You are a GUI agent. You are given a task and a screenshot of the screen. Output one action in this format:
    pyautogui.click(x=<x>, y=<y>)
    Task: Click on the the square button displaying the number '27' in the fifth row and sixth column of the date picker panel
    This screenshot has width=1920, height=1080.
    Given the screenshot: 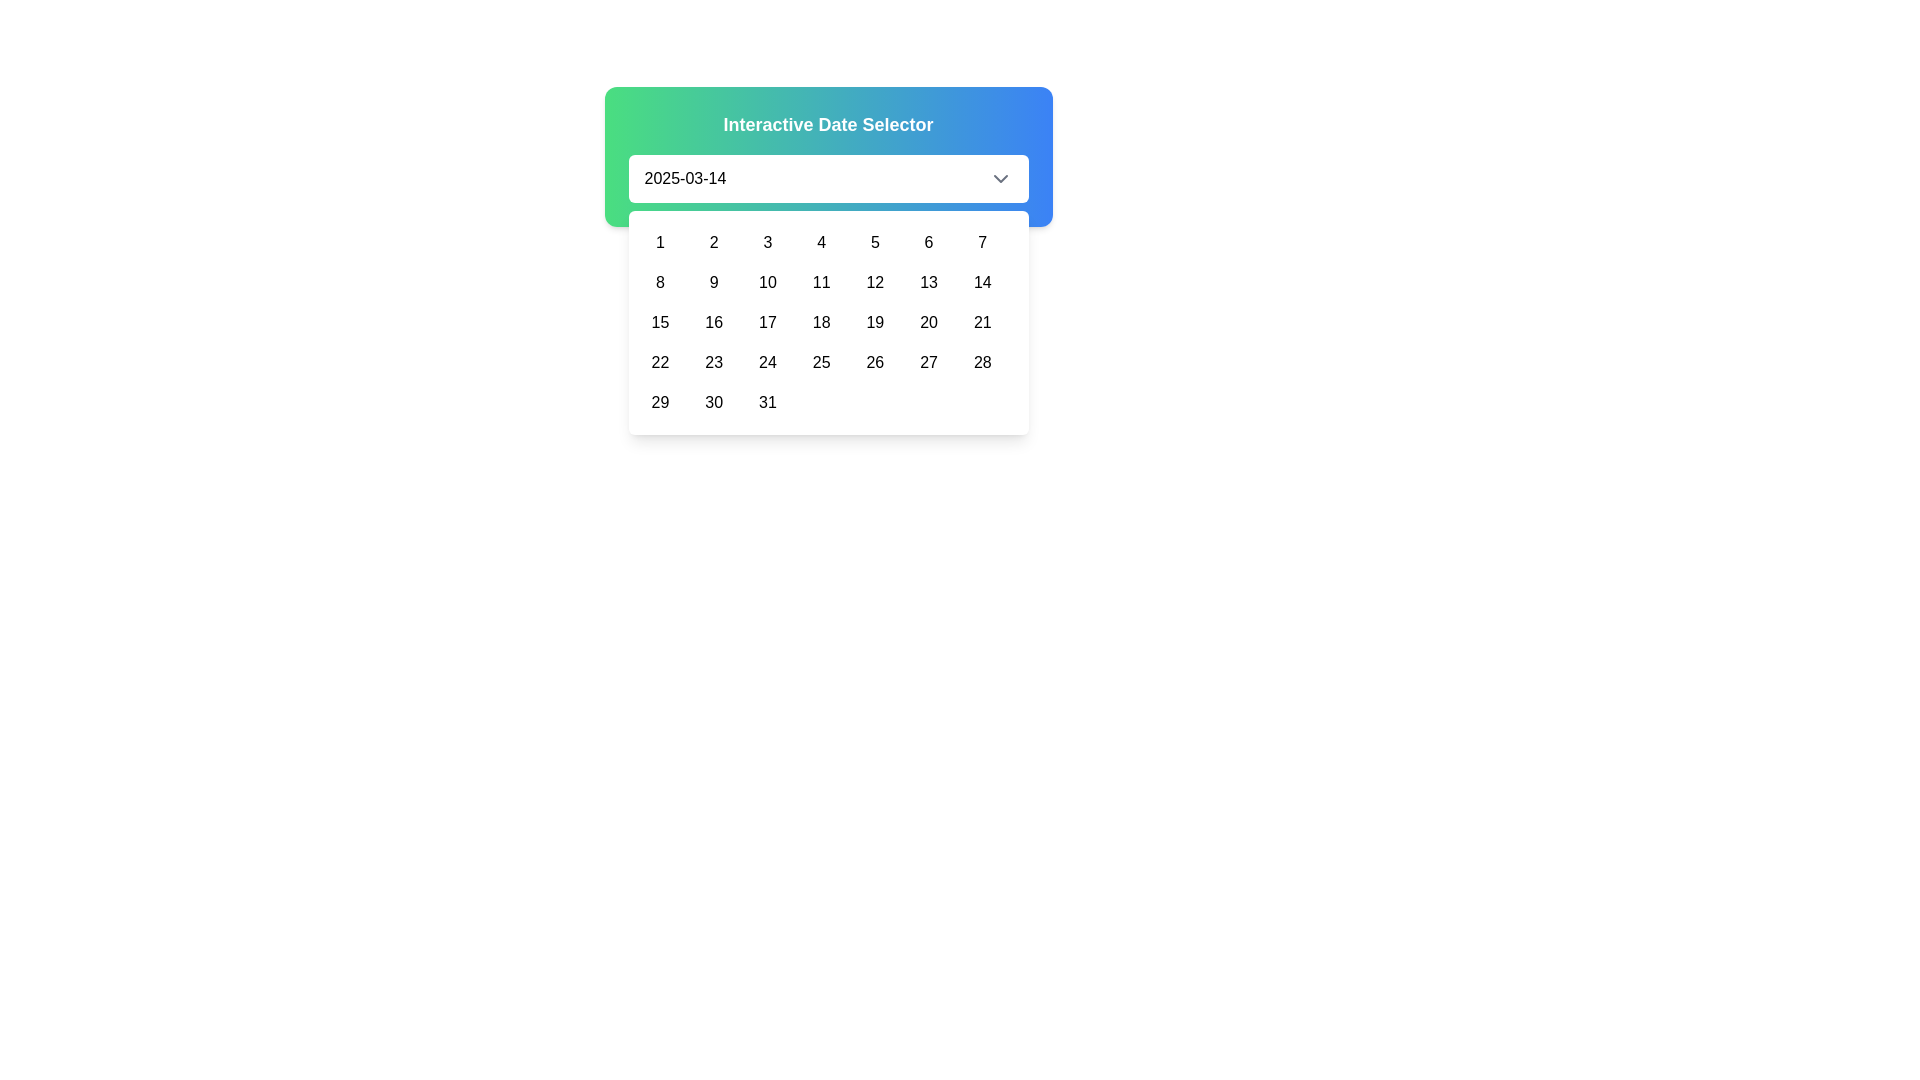 What is the action you would take?
    pyautogui.click(x=928, y=362)
    